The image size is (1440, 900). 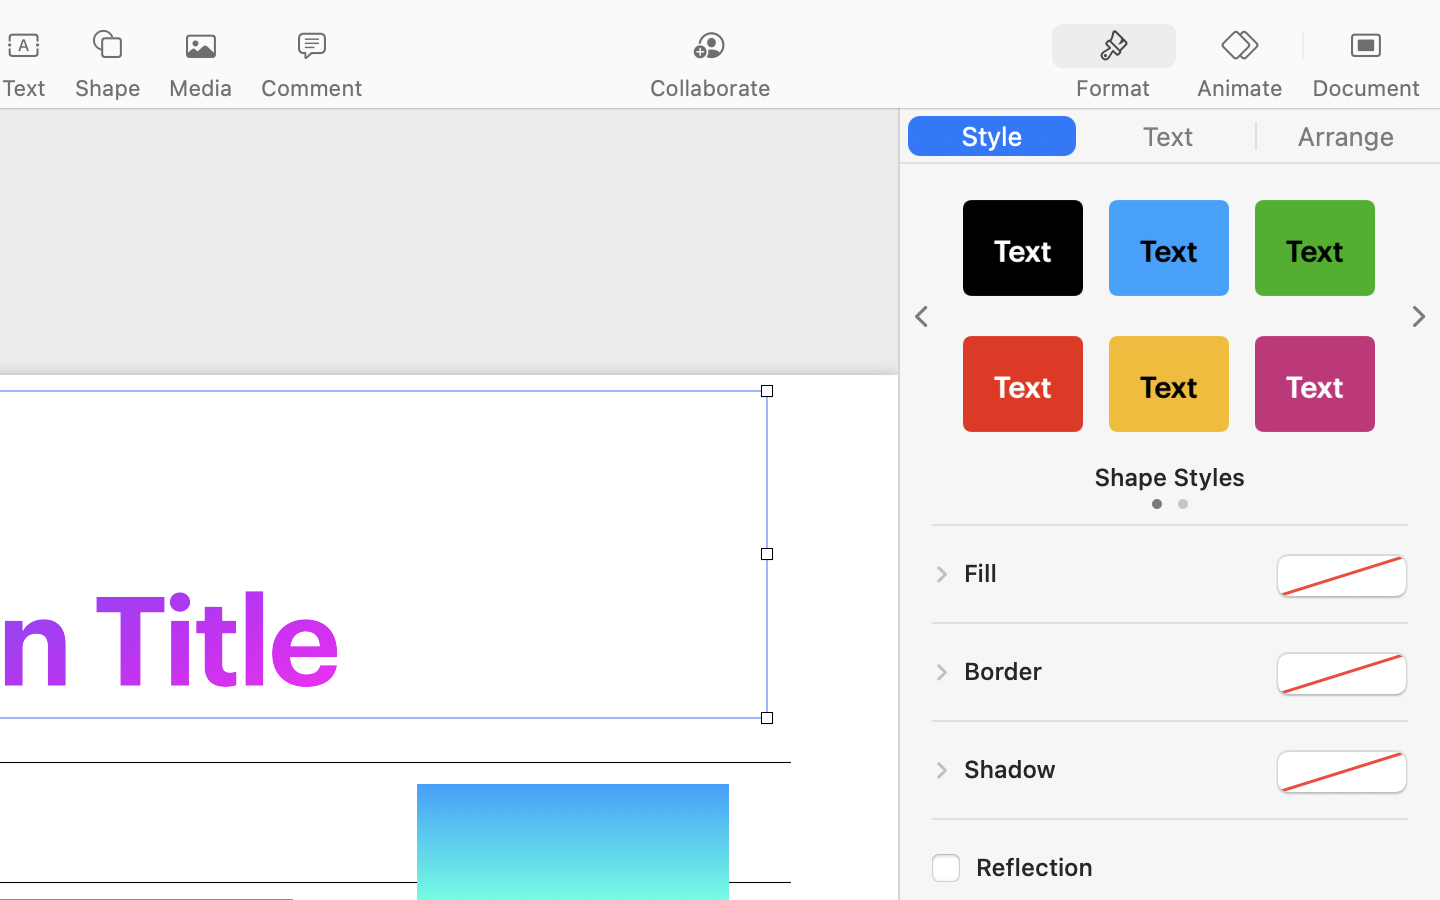 What do you see at coordinates (1363, 87) in the screenshot?
I see `'Document'` at bounding box center [1363, 87].